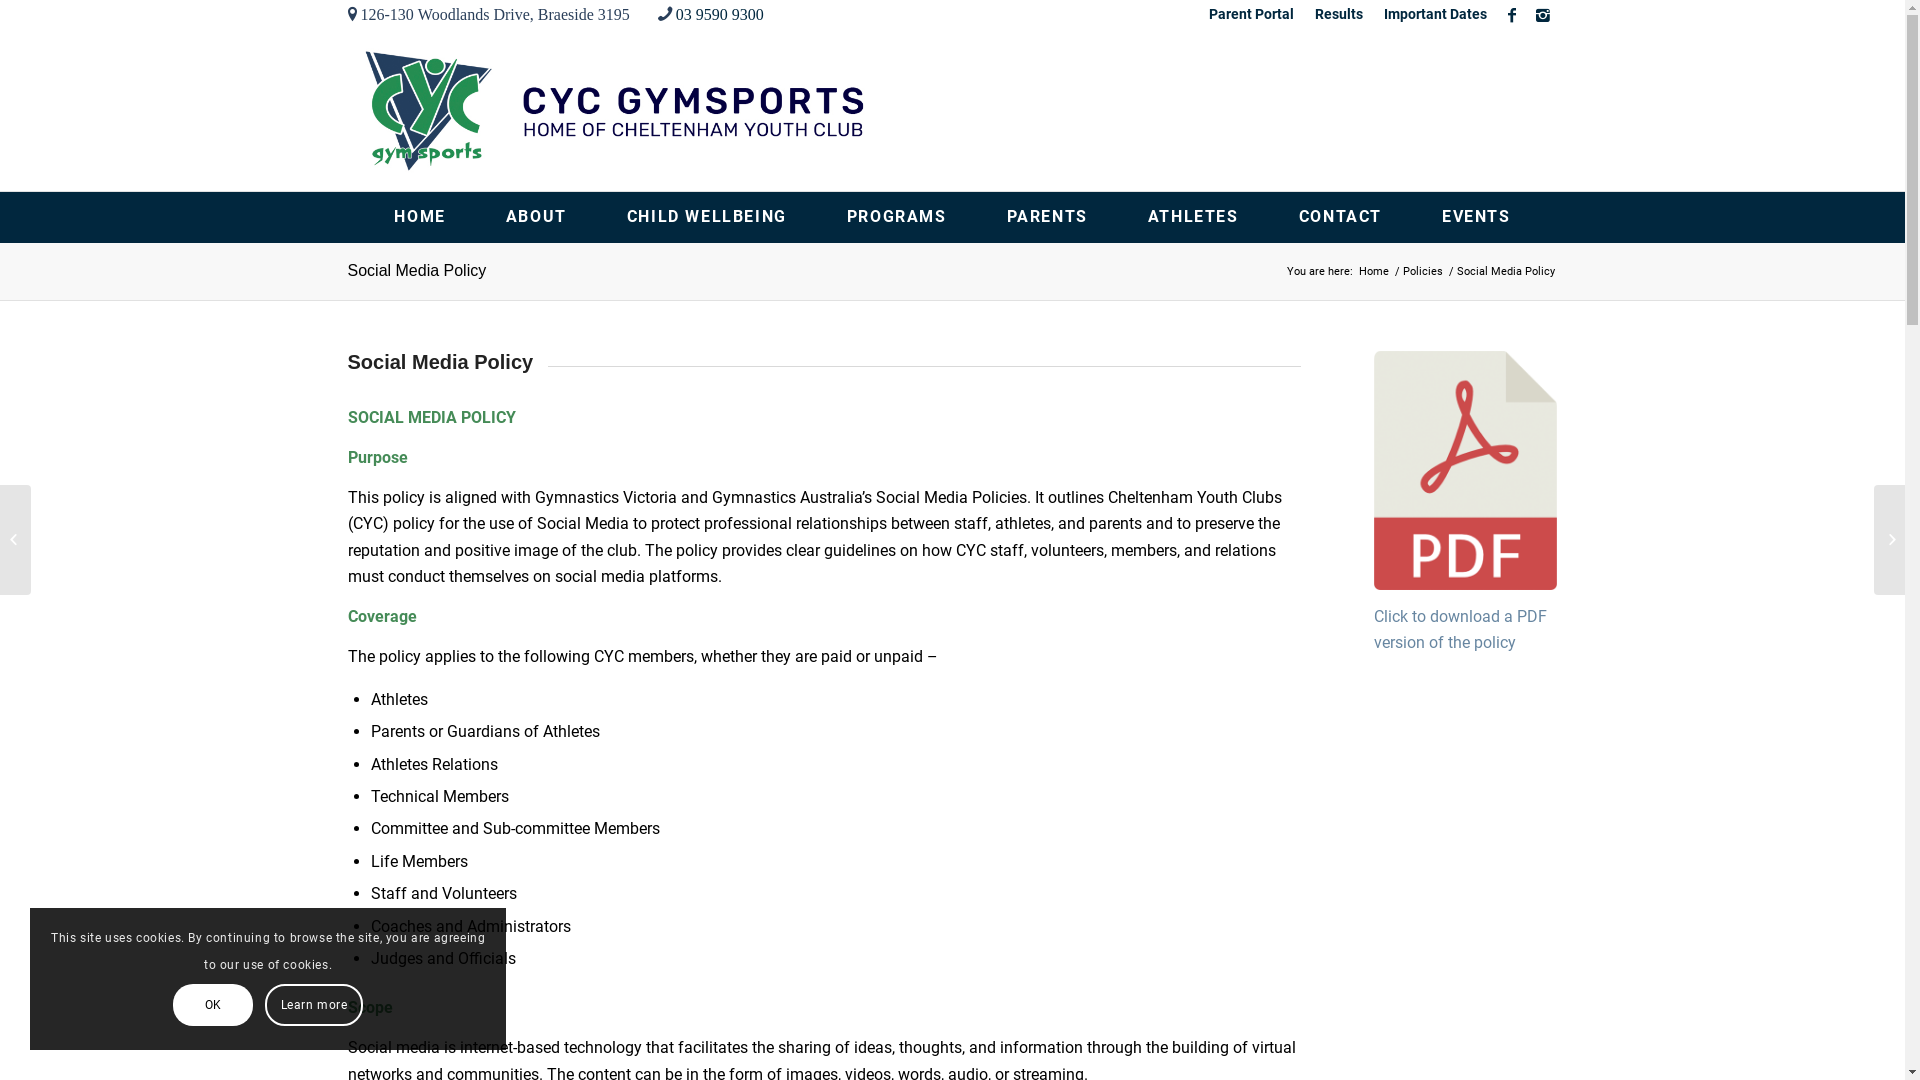 This screenshot has height=1080, width=1920. Describe the element at coordinates (1193, 216) in the screenshot. I see `'ATHLETES'` at that location.